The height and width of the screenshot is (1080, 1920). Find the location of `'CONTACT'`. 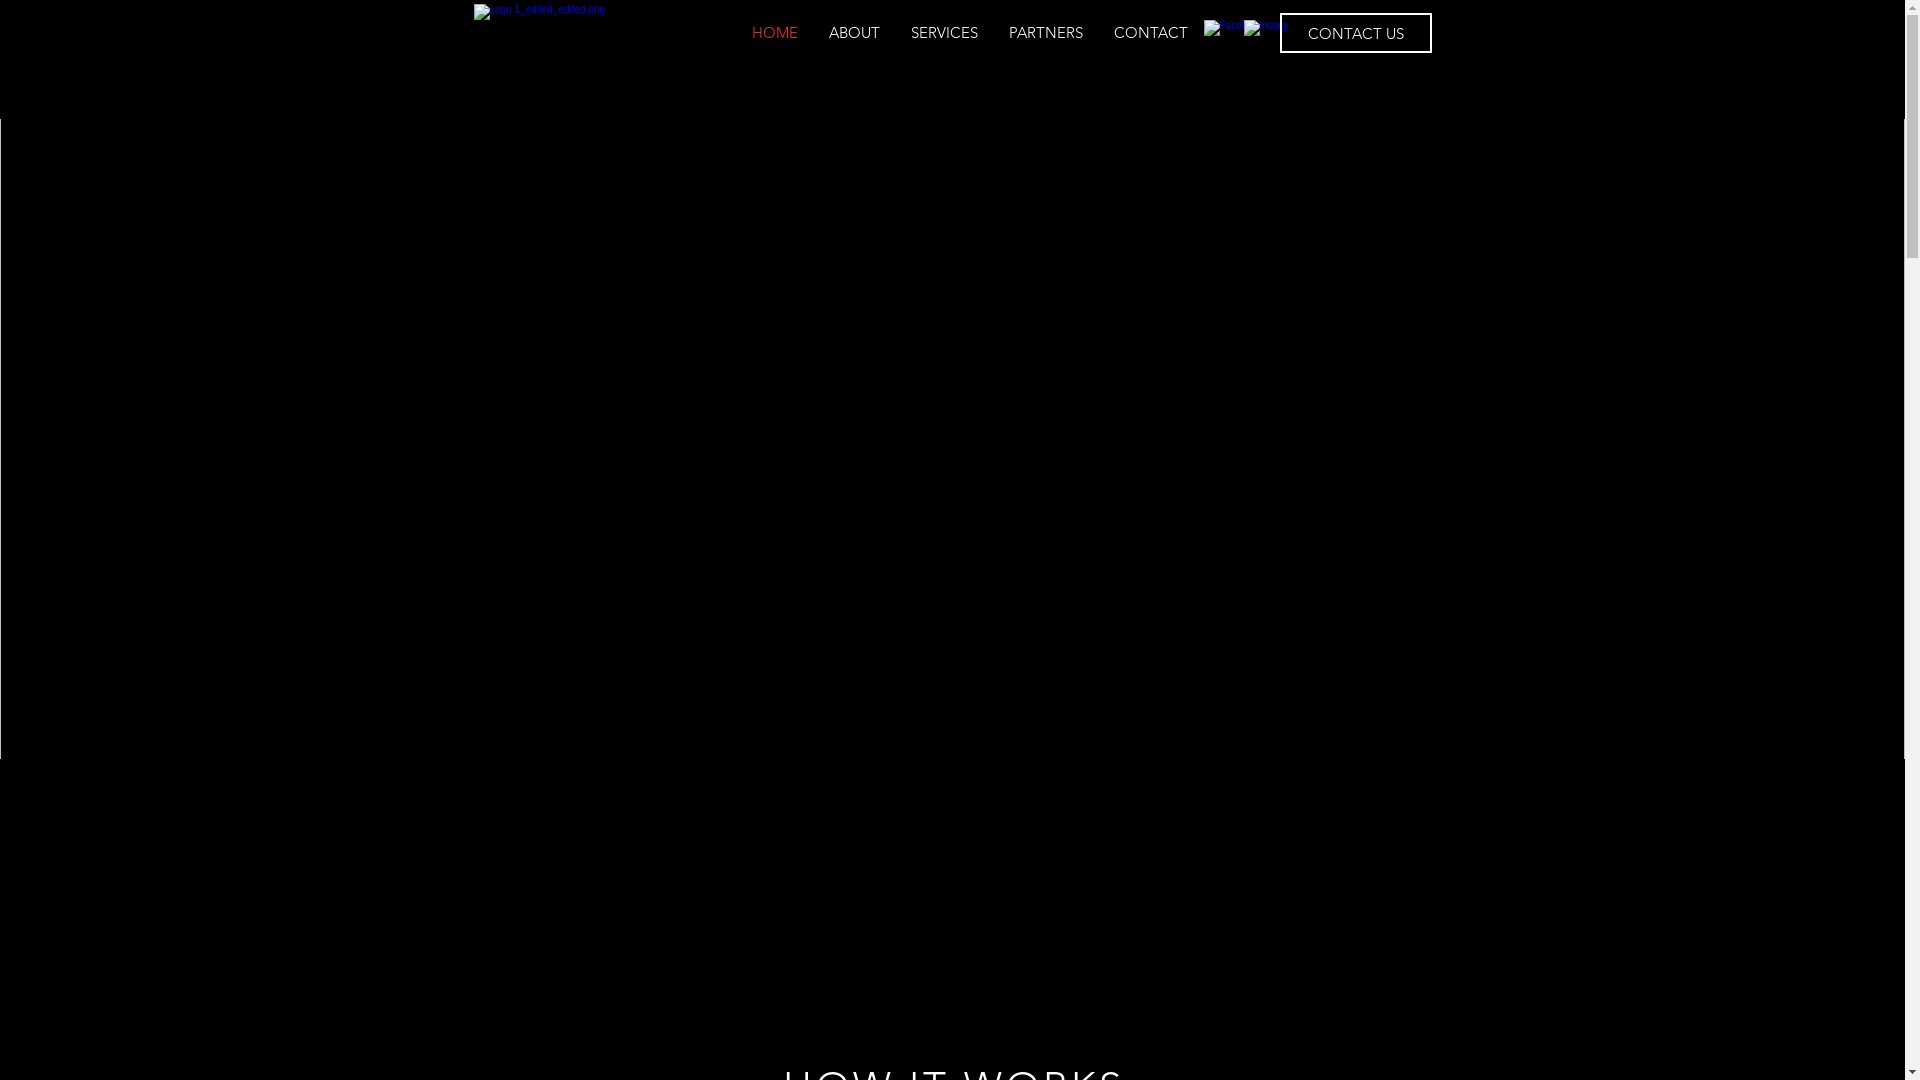

'CONTACT' is located at coordinates (1150, 33).